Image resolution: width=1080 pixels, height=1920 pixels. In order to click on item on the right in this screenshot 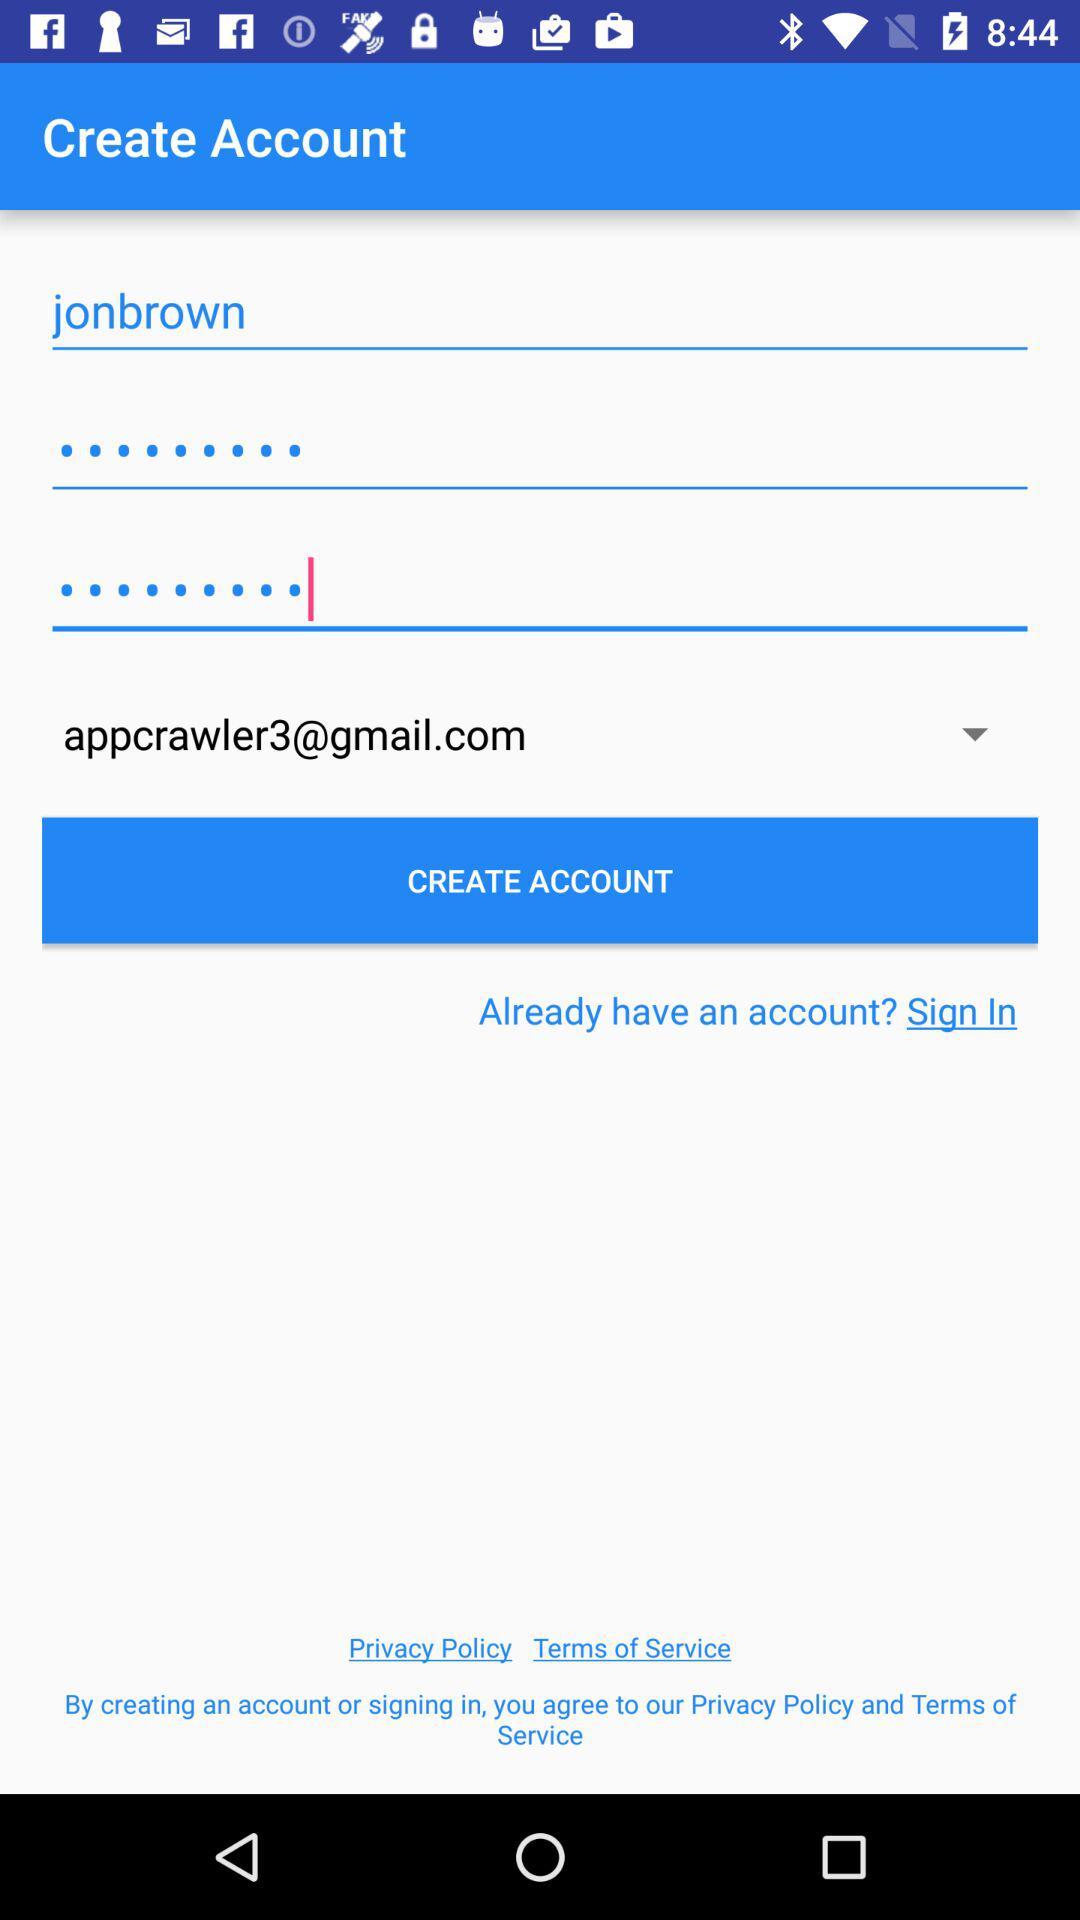, I will do `click(747, 1010)`.